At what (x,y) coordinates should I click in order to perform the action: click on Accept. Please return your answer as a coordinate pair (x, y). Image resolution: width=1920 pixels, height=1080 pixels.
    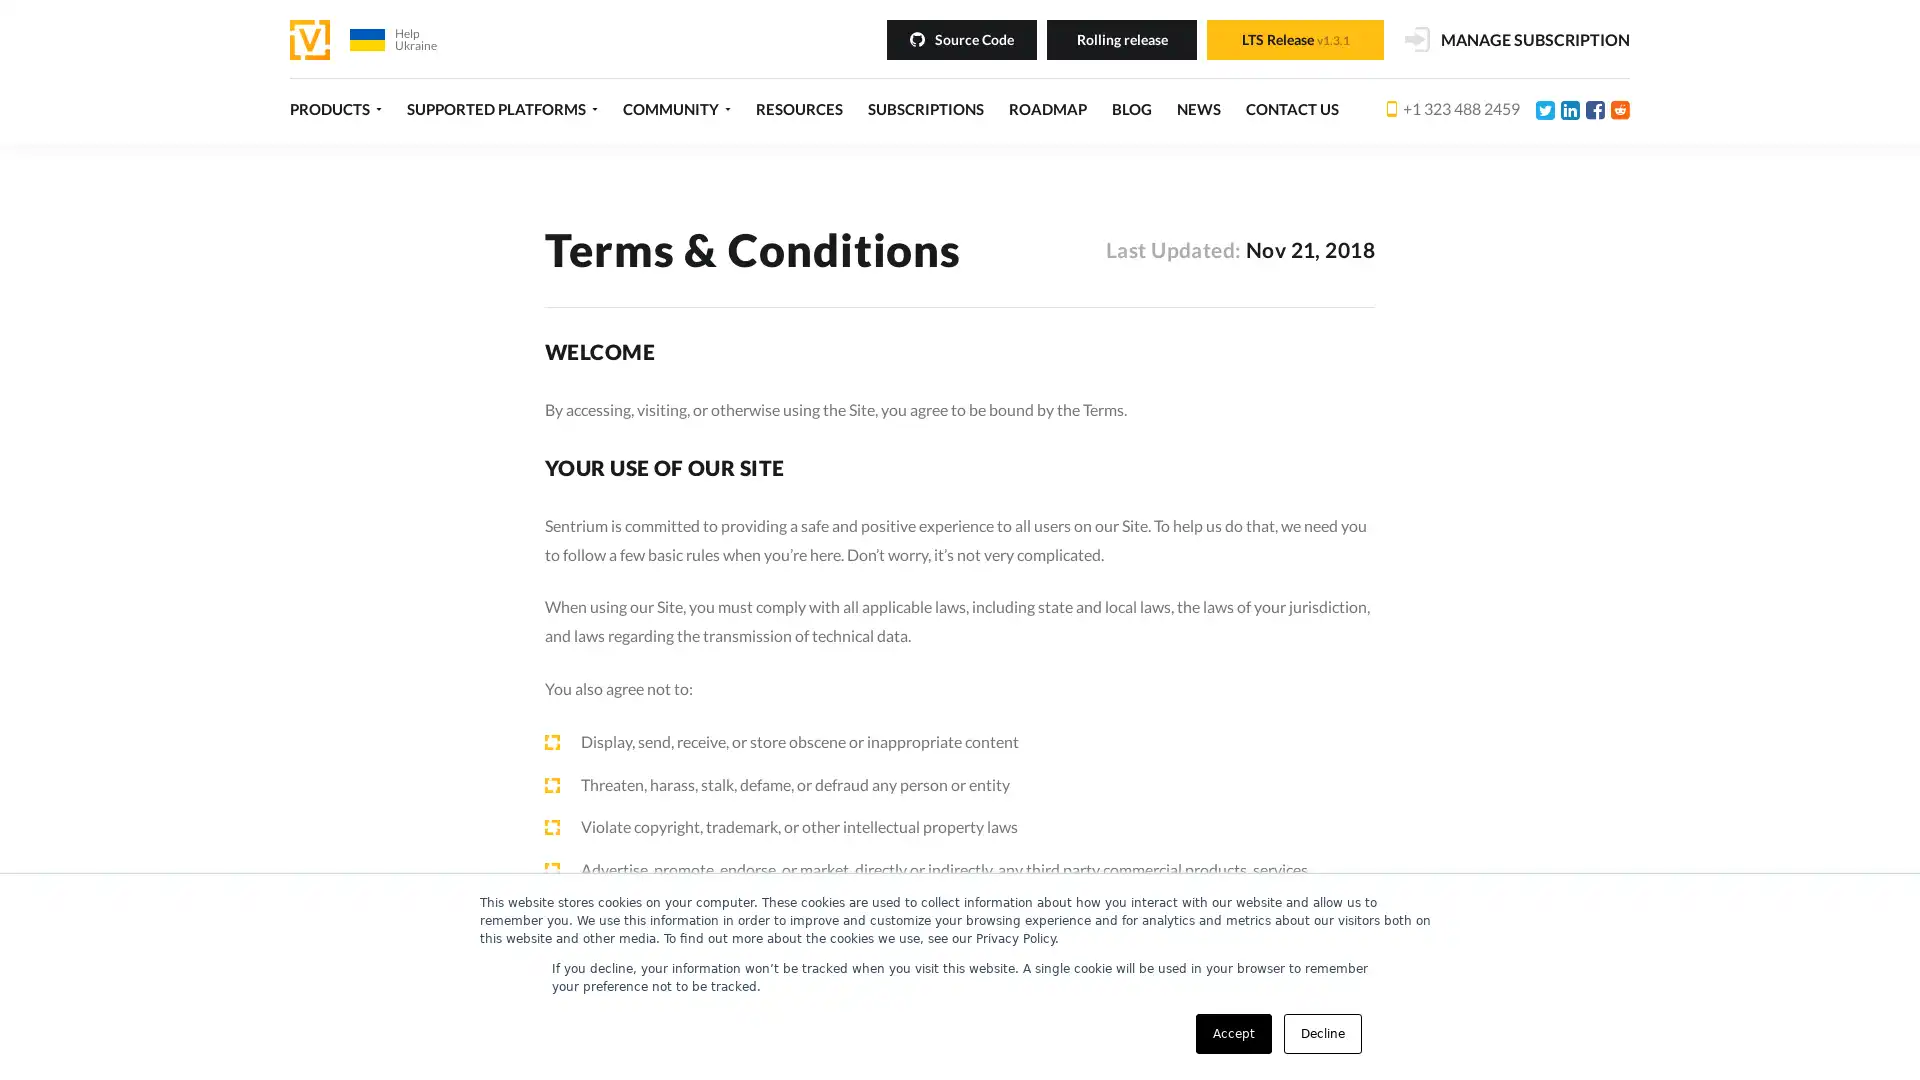
    Looking at the image, I should click on (1232, 1033).